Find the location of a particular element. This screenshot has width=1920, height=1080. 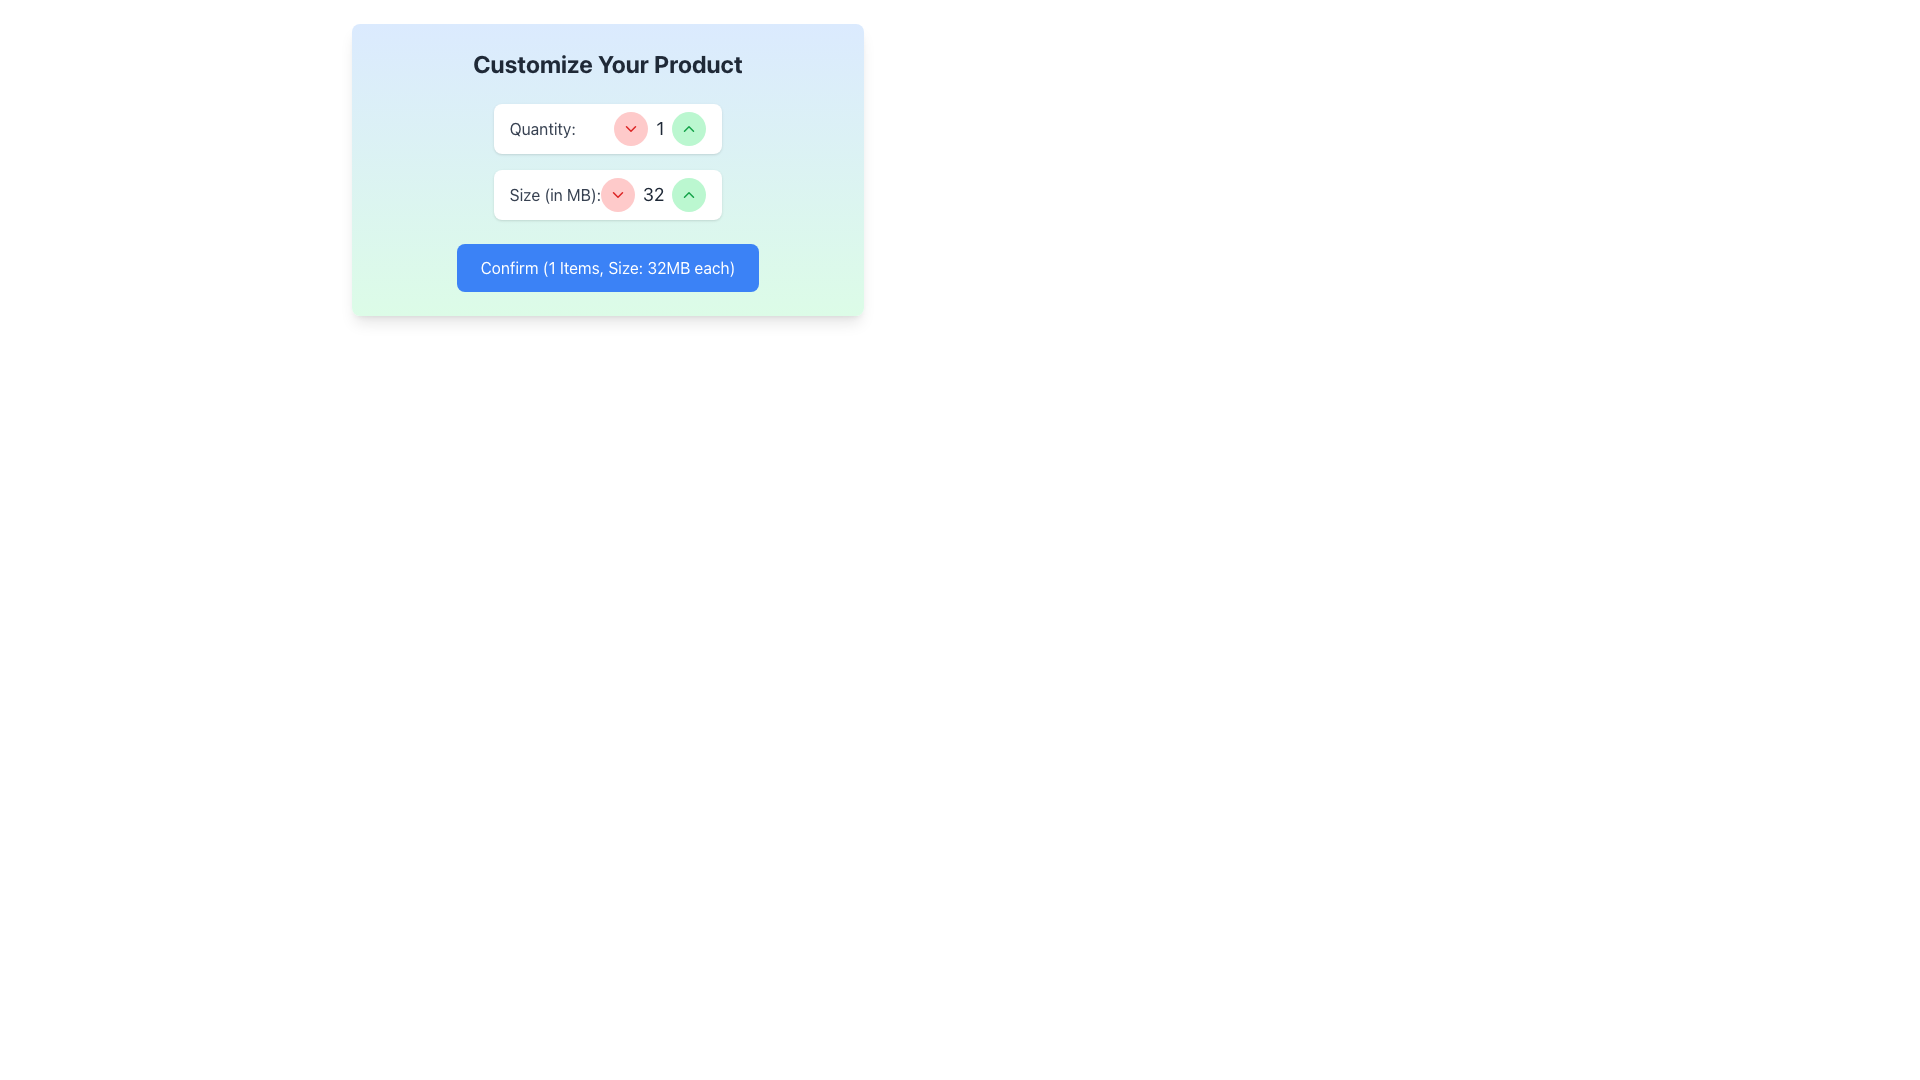

the increment button positioned to the right of the '1' in the 'Quantity:' row to activate the hover effect is located at coordinates (689, 128).